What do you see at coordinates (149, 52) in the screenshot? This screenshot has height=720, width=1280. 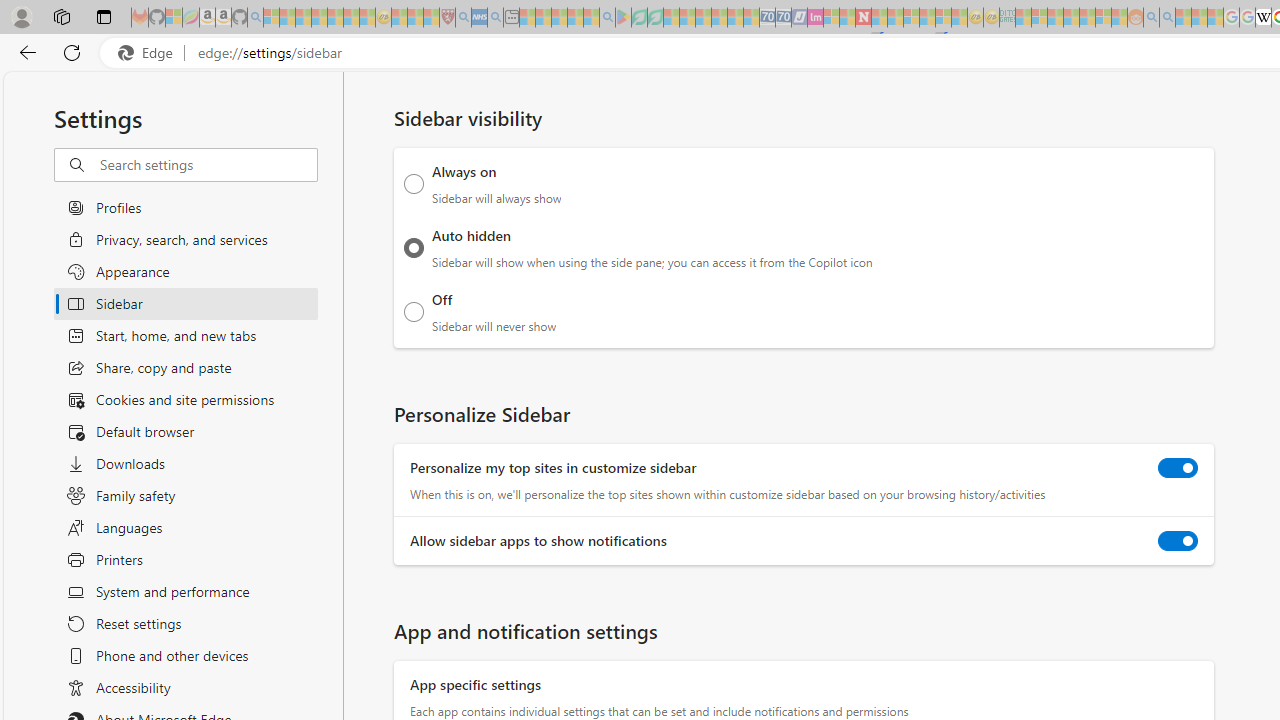 I see `'Edge'` at bounding box center [149, 52].